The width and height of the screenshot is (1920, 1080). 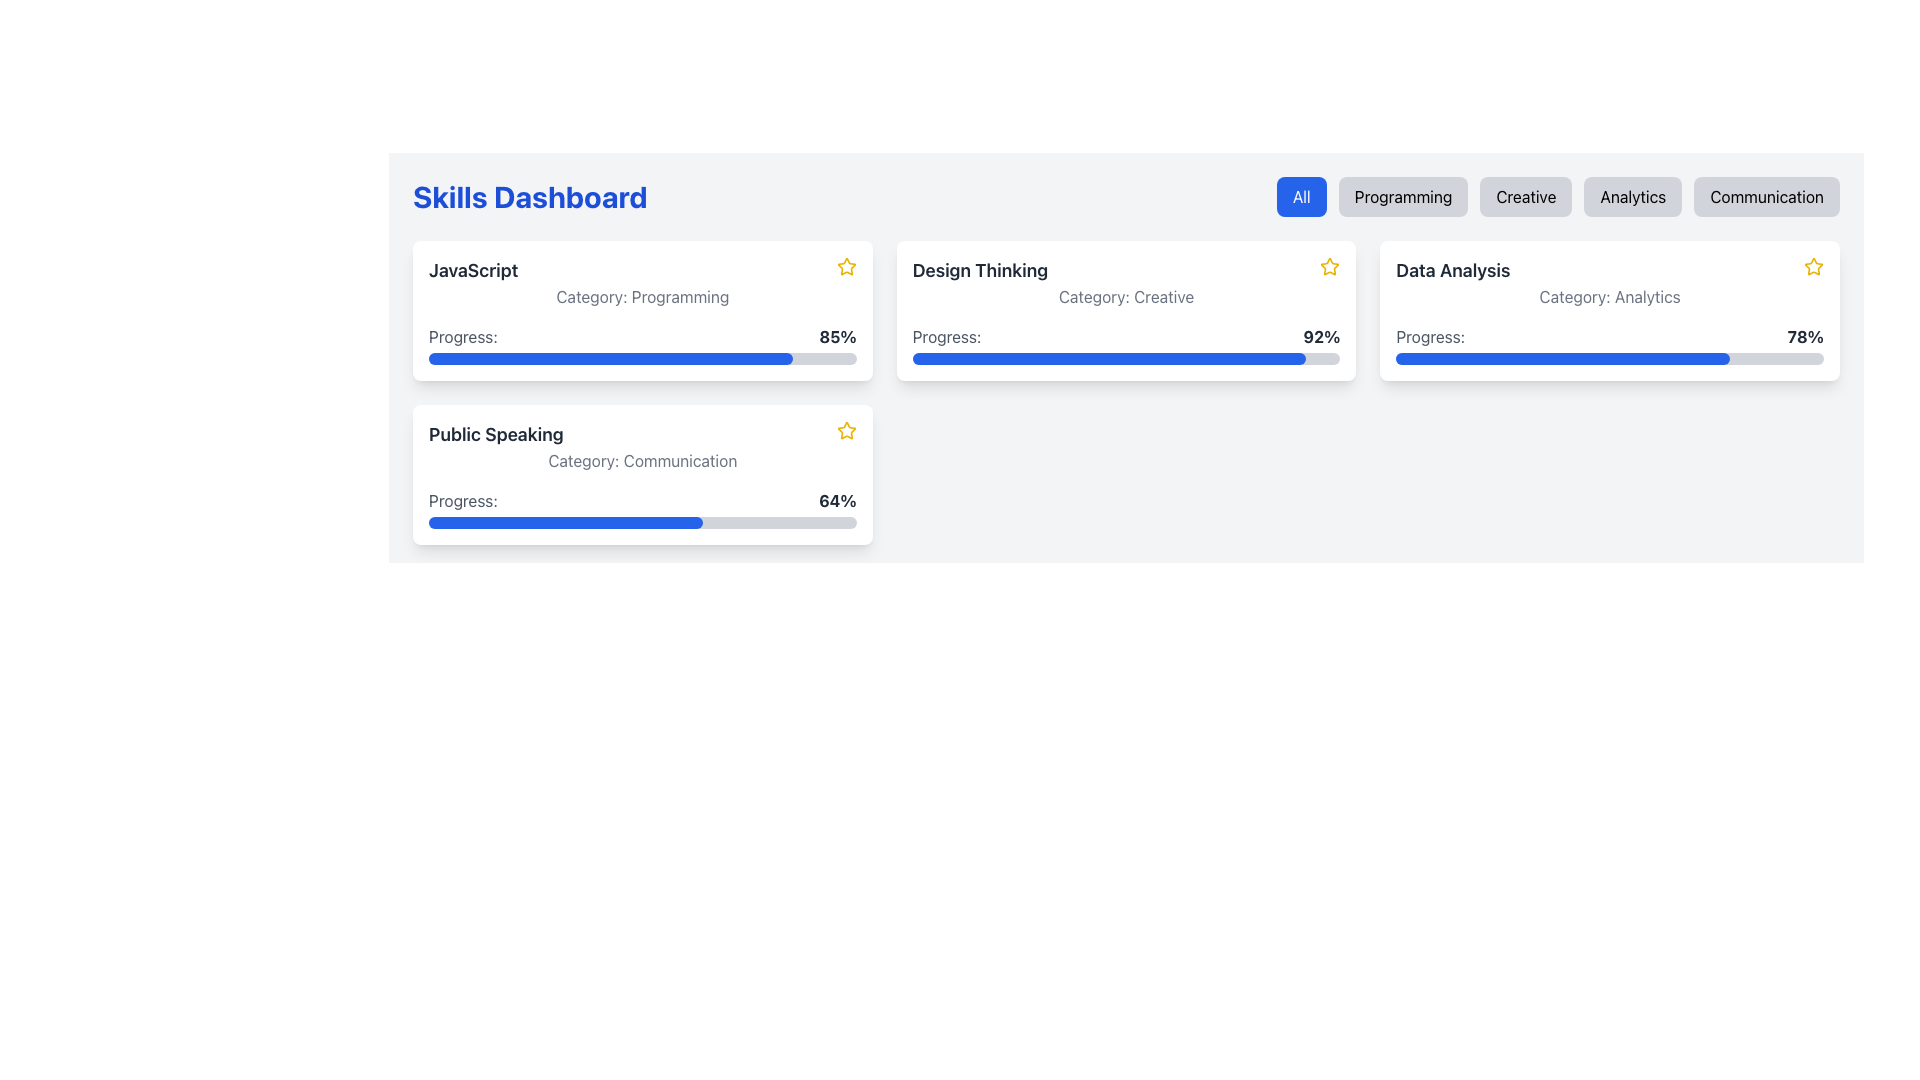 What do you see at coordinates (1329, 265) in the screenshot?
I see `the star icon located in the top-right corner of the 'Design Thinking' card` at bounding box center [1329, 265].